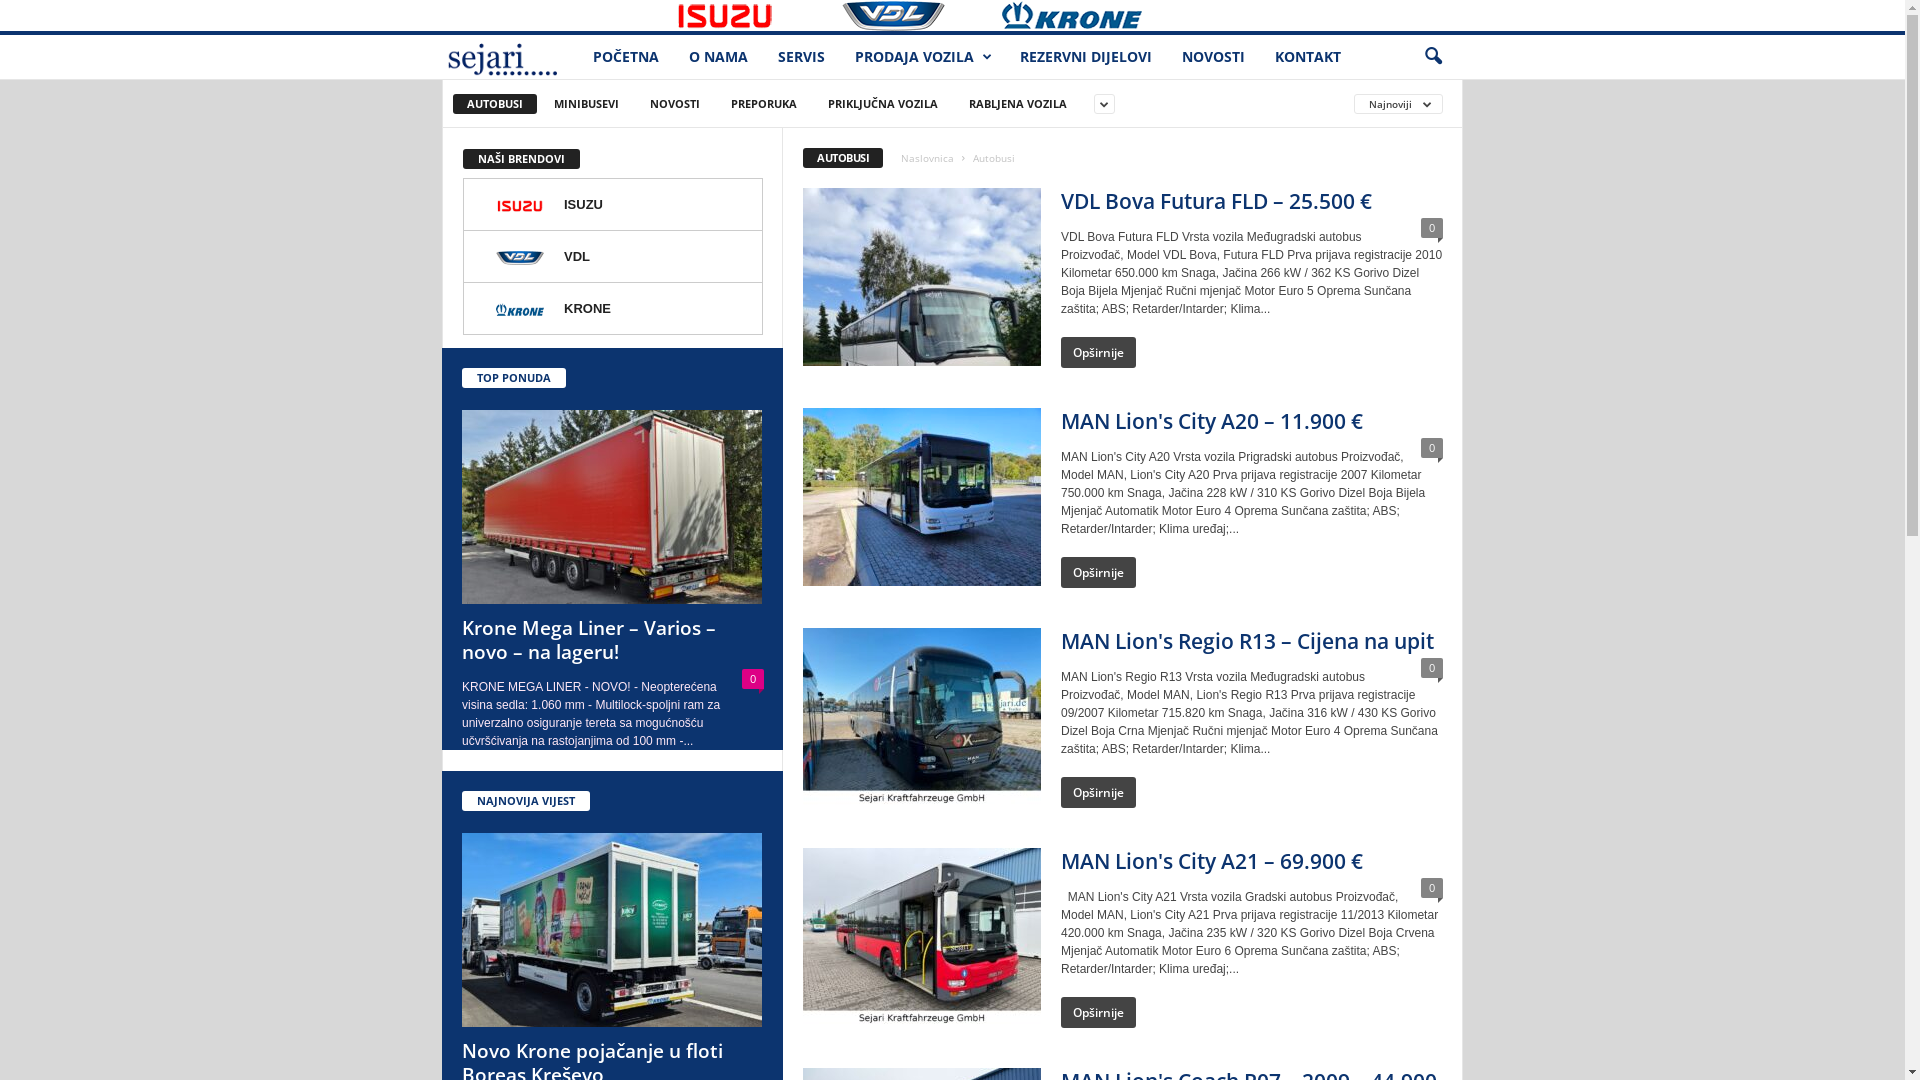  I want to click on 'ISUZU', so click(612, 204).